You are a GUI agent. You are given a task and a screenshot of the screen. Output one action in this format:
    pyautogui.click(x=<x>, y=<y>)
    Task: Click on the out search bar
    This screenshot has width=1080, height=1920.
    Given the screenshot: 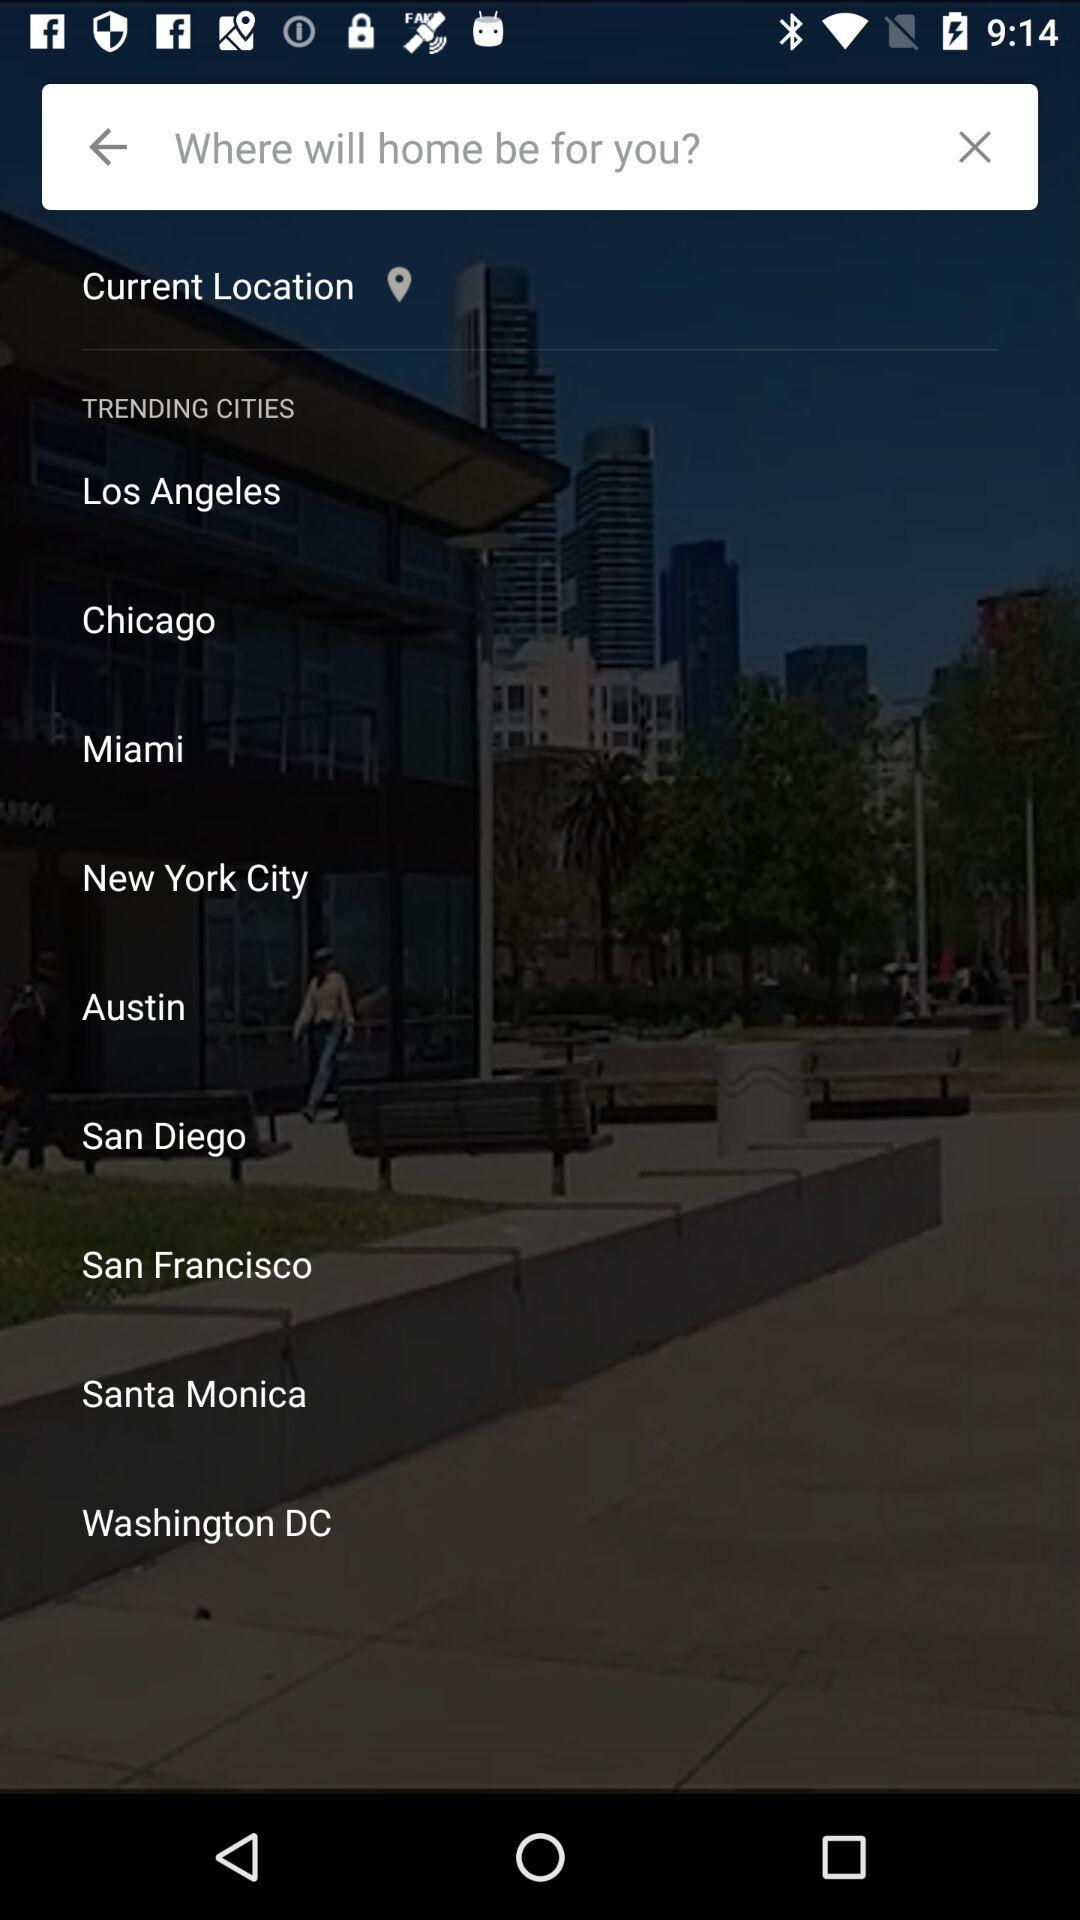 What is the action you would take?
    pyautogui.click(x=984, y=146)
    